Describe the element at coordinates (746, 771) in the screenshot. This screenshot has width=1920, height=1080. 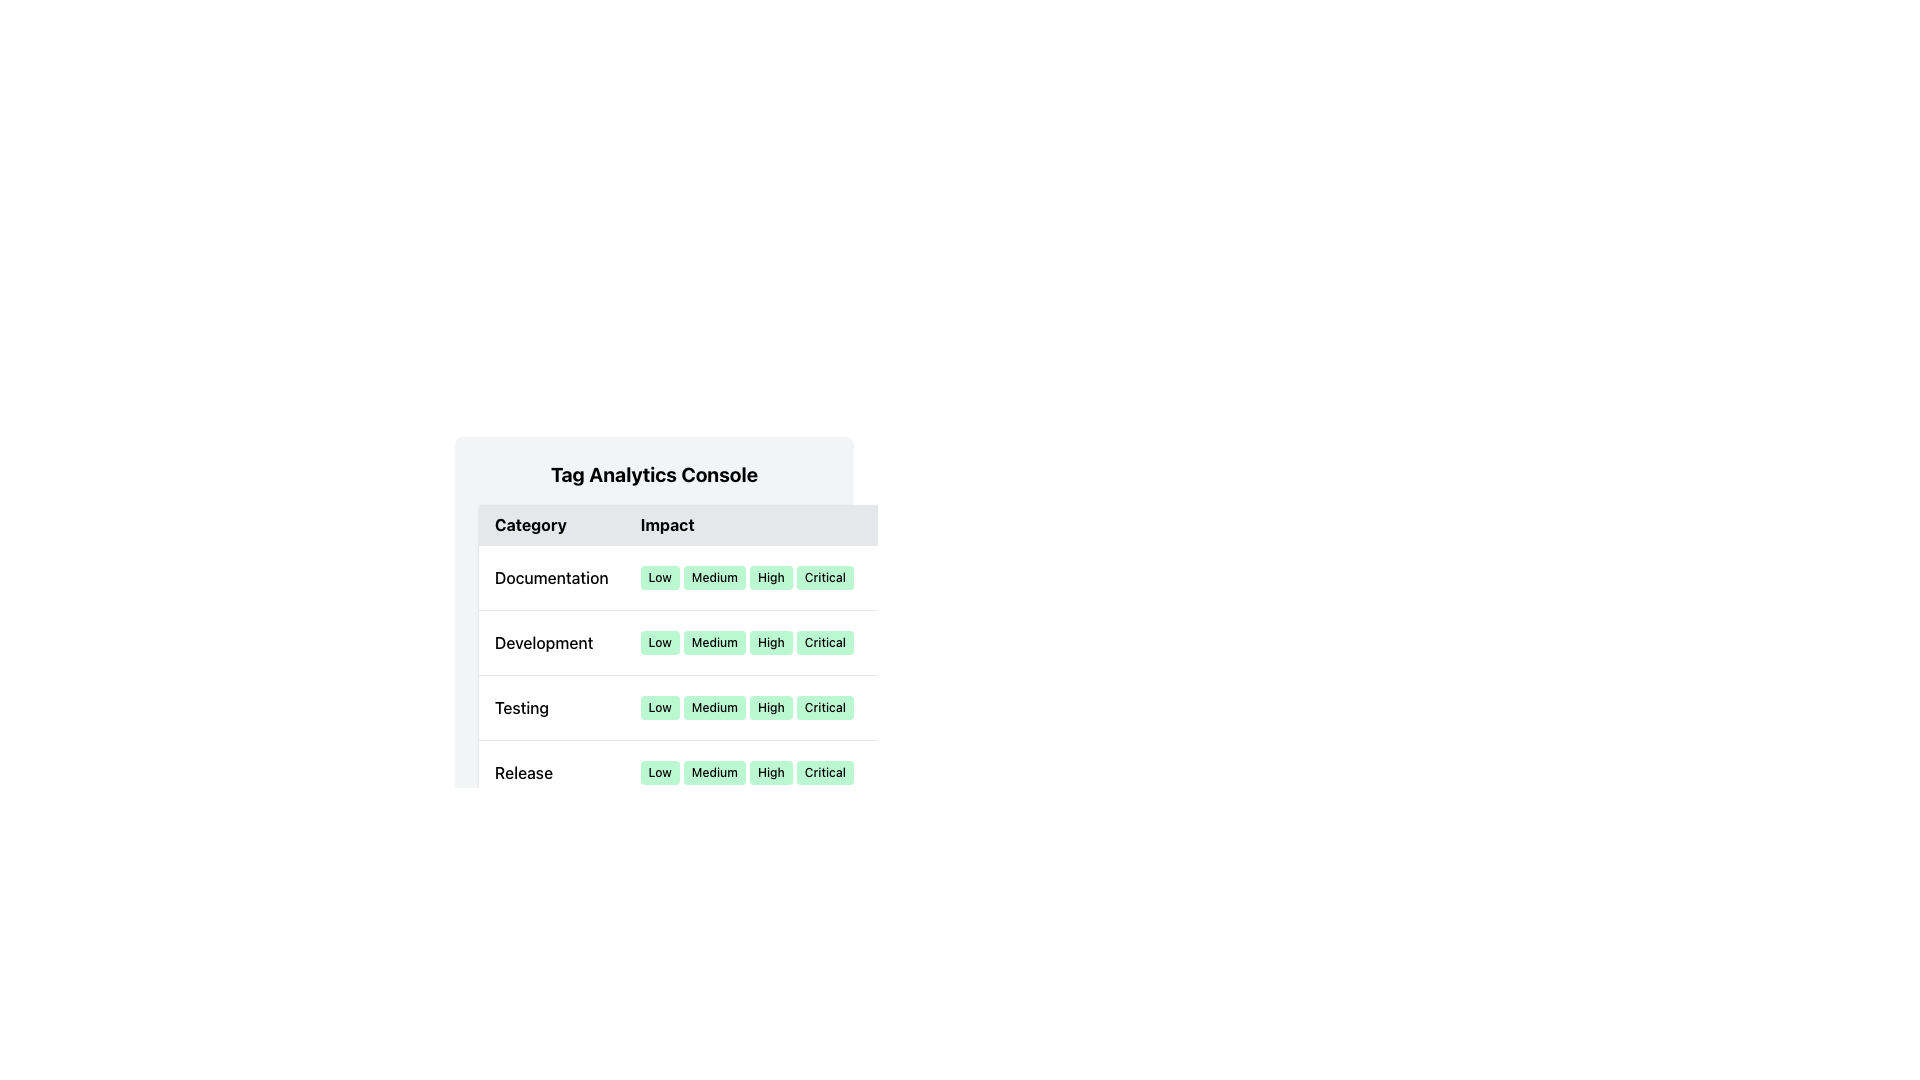
I see `the text on the group of labels indicating different levels of impact in the 'Release' category located in the last row of the table under the 'Impact' column in the 'Tag Analytics Console' section` at that location.